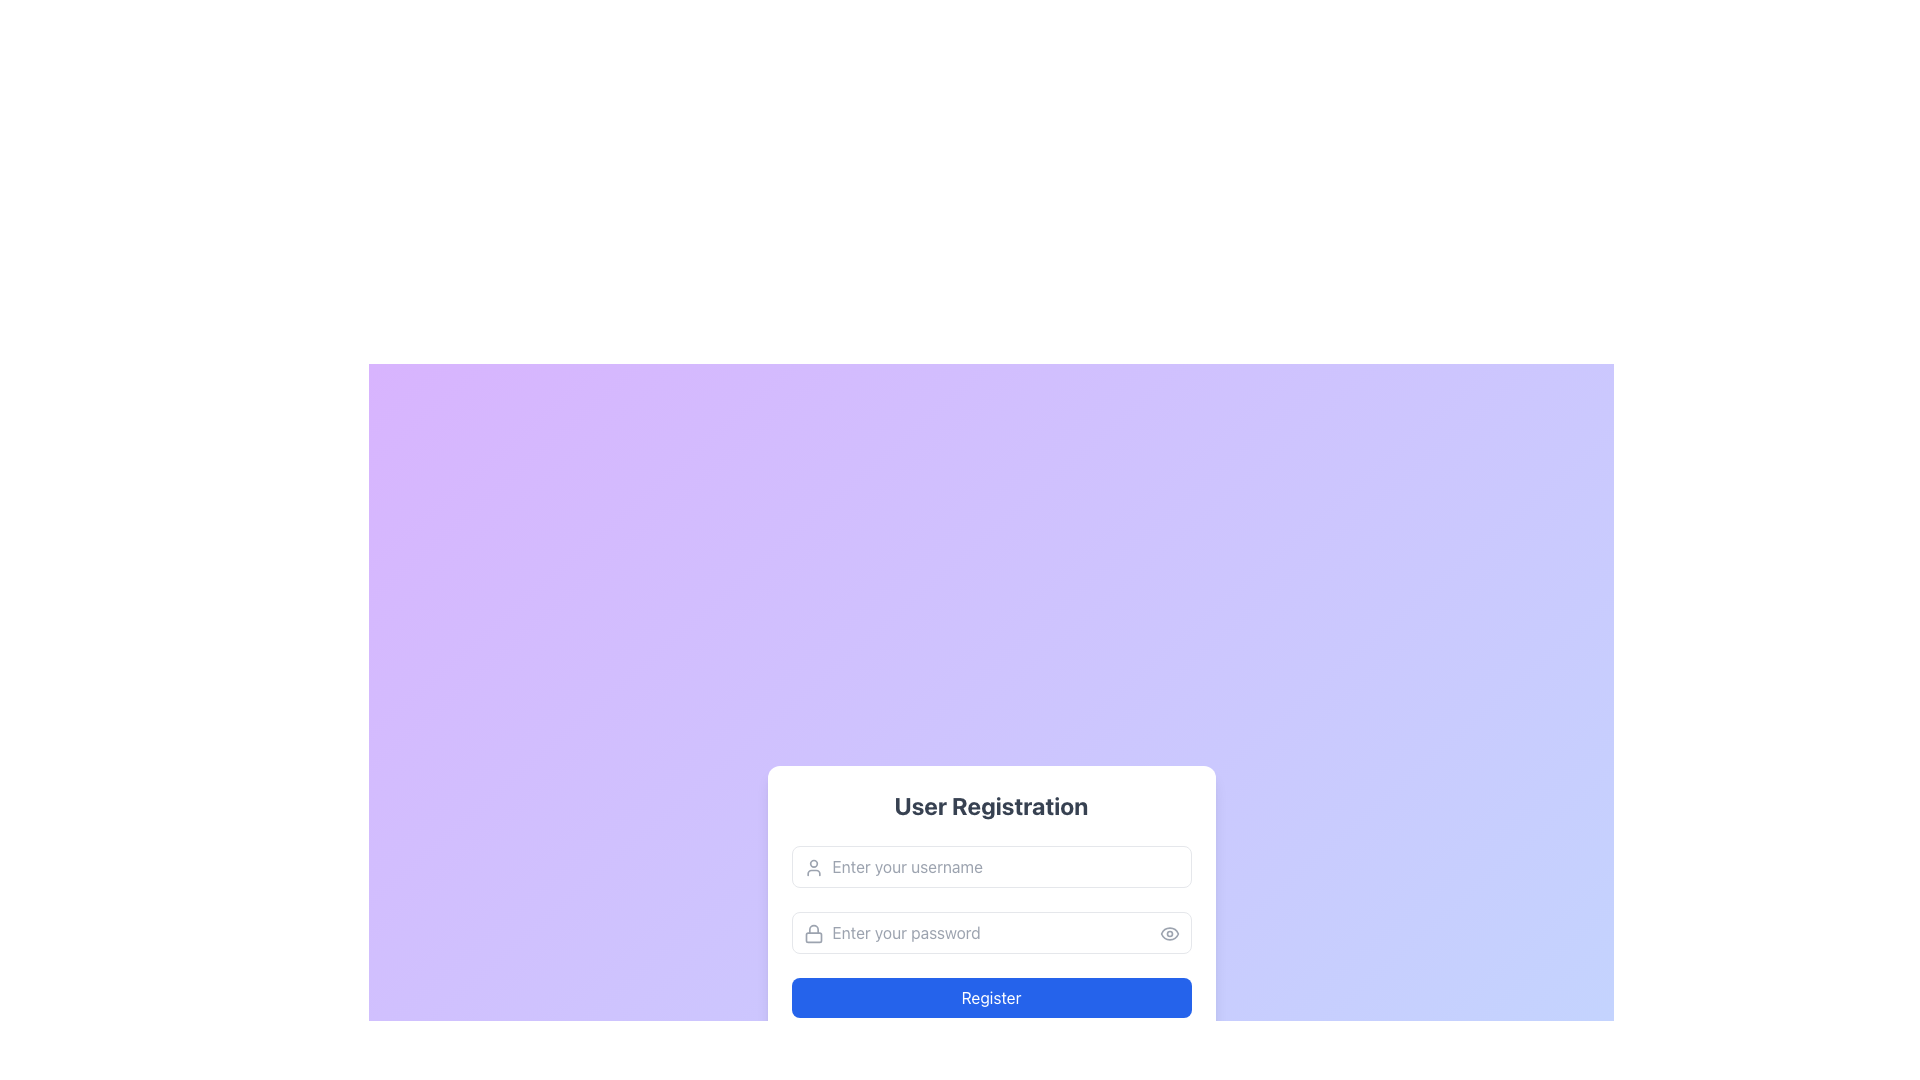 The height and width of the screenshot is (1080, 1920). I want to click on the compact, circular button with an eye-shaped icon at the top-right corner of the password input field in the User Registration form, so click(1169, 933).